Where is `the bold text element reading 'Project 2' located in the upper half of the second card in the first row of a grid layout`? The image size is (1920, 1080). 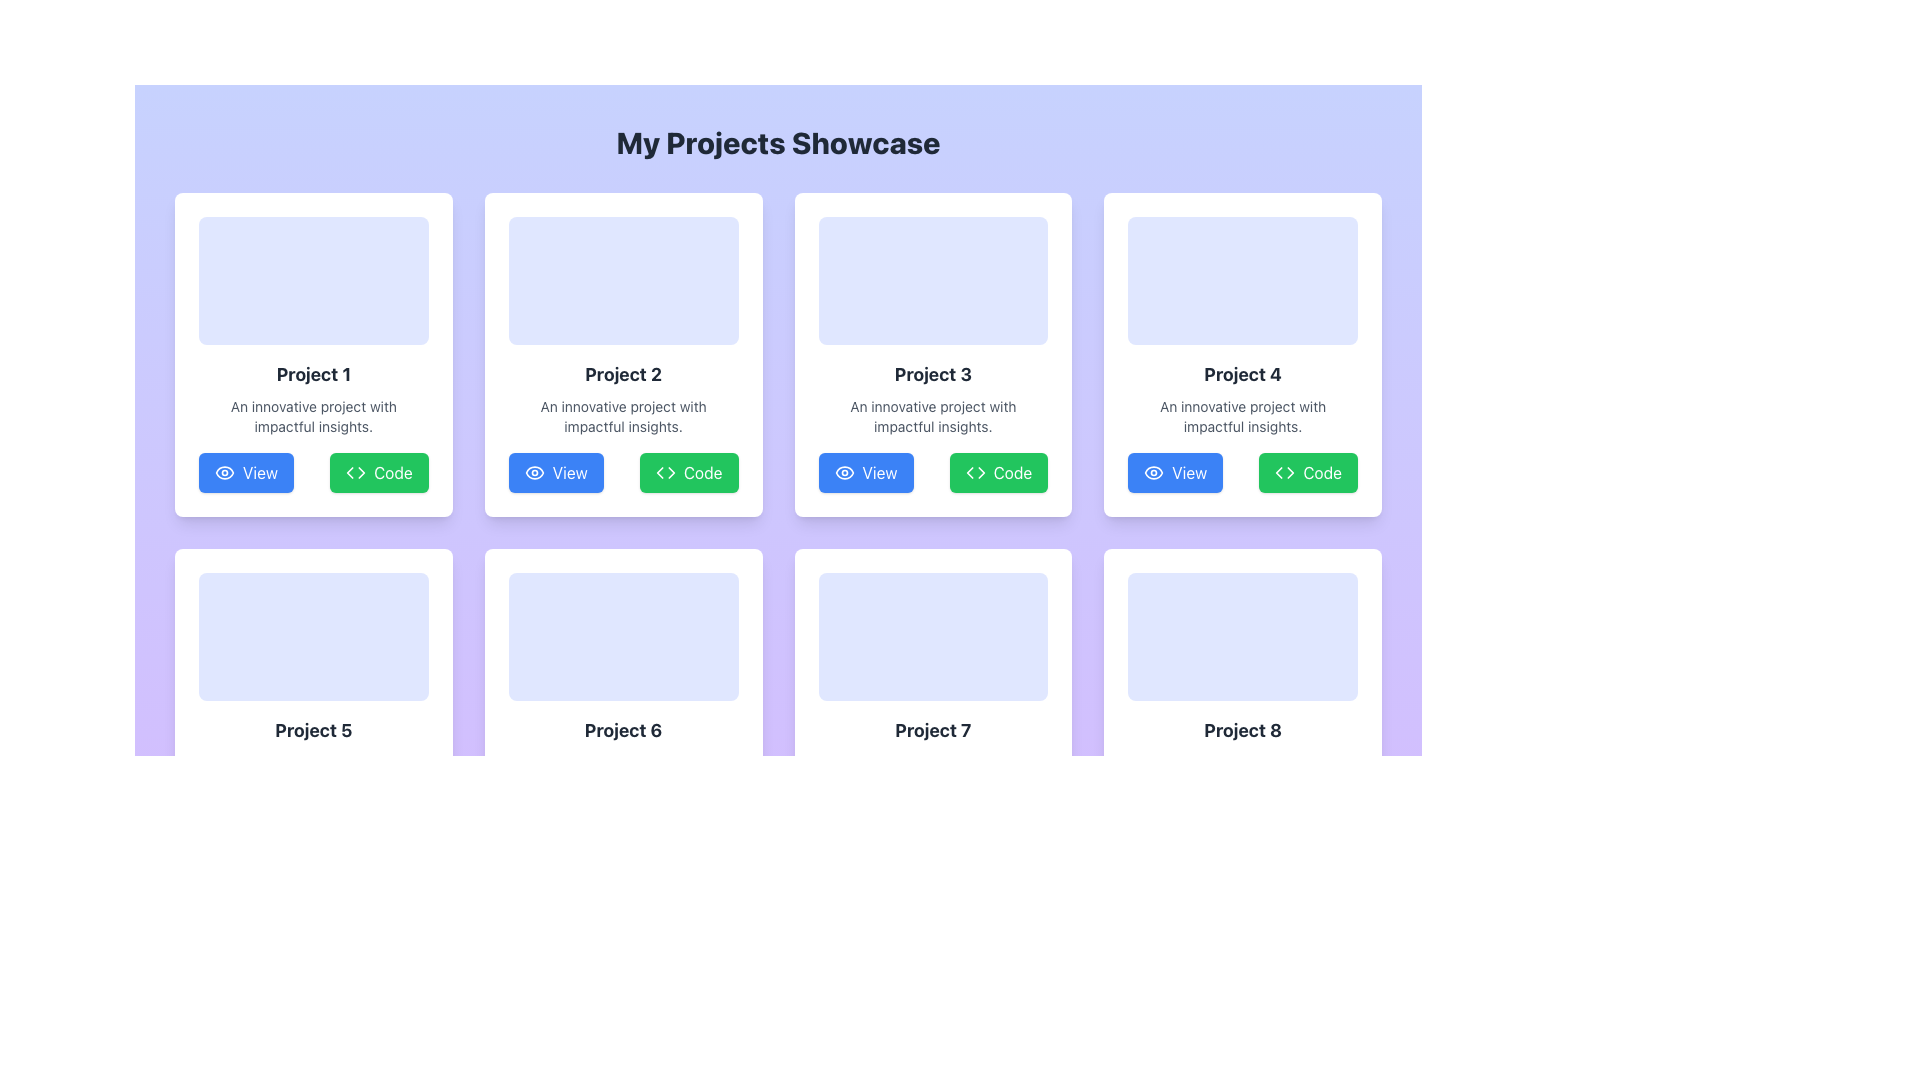
the bold text element reading 'Project 2' located in the upper half of the second card in the first row of a grid layout is located at coordinates (622, 374).